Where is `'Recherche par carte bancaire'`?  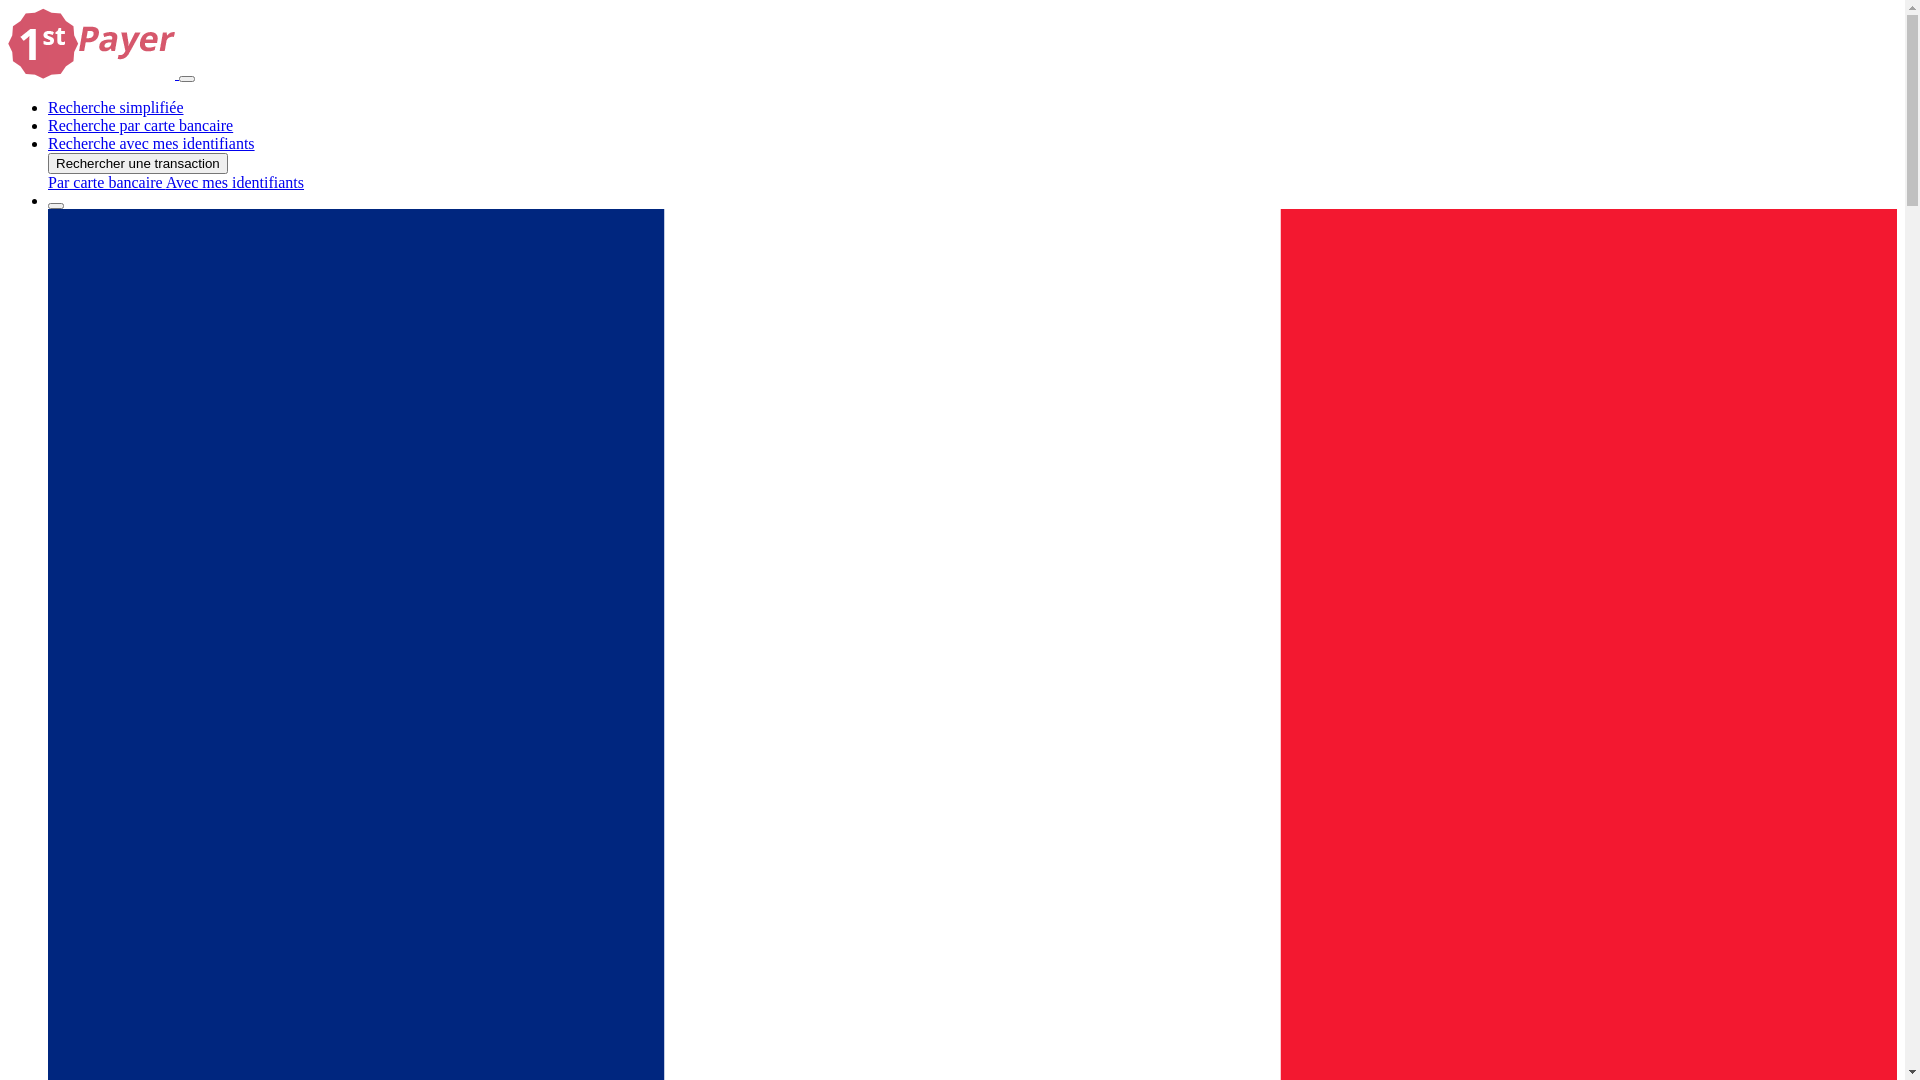
'Recherche par carte bancaire' is located at coordinates (139, 125).